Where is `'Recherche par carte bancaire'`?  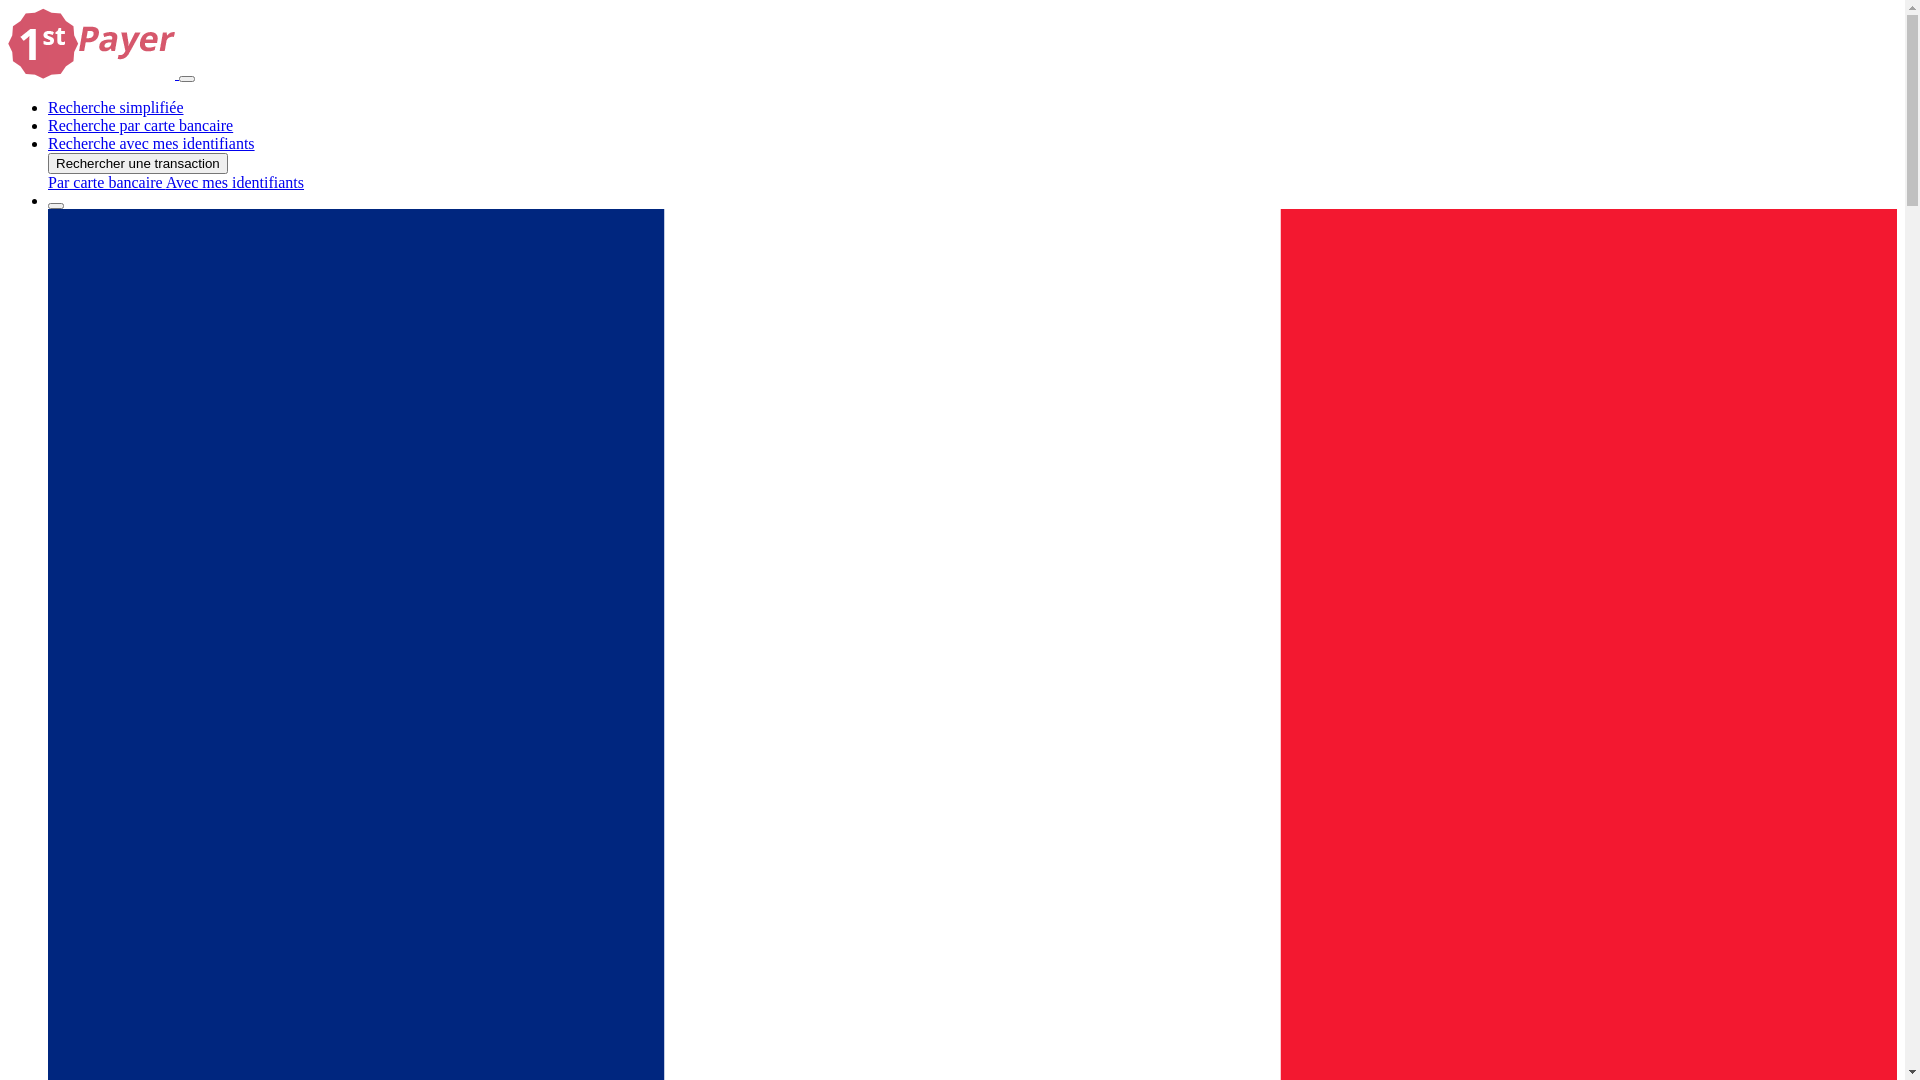
'Recherche par carte bancaire' is located at coordinates (139, 125).